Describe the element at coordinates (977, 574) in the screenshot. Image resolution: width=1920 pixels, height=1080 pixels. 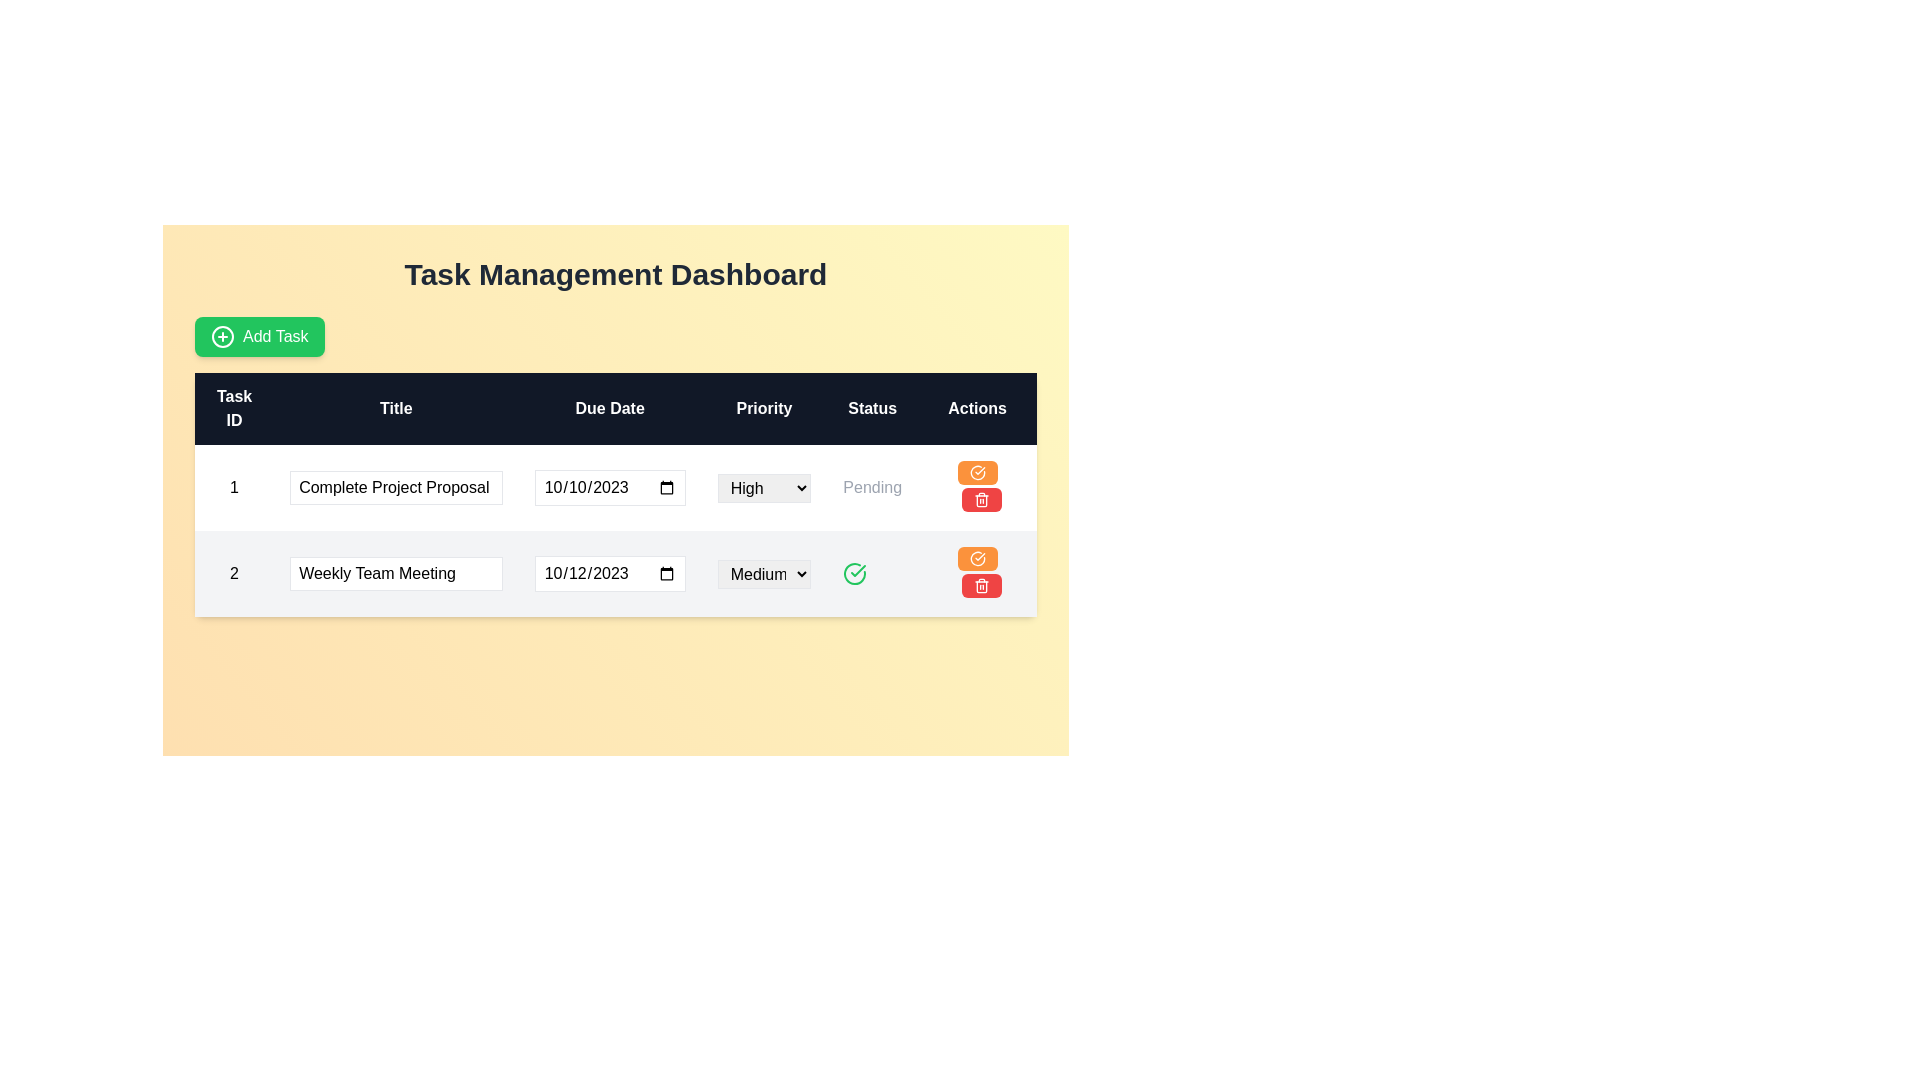
I see `the delete button located in the second row of the task table, rightmost column` at that location.